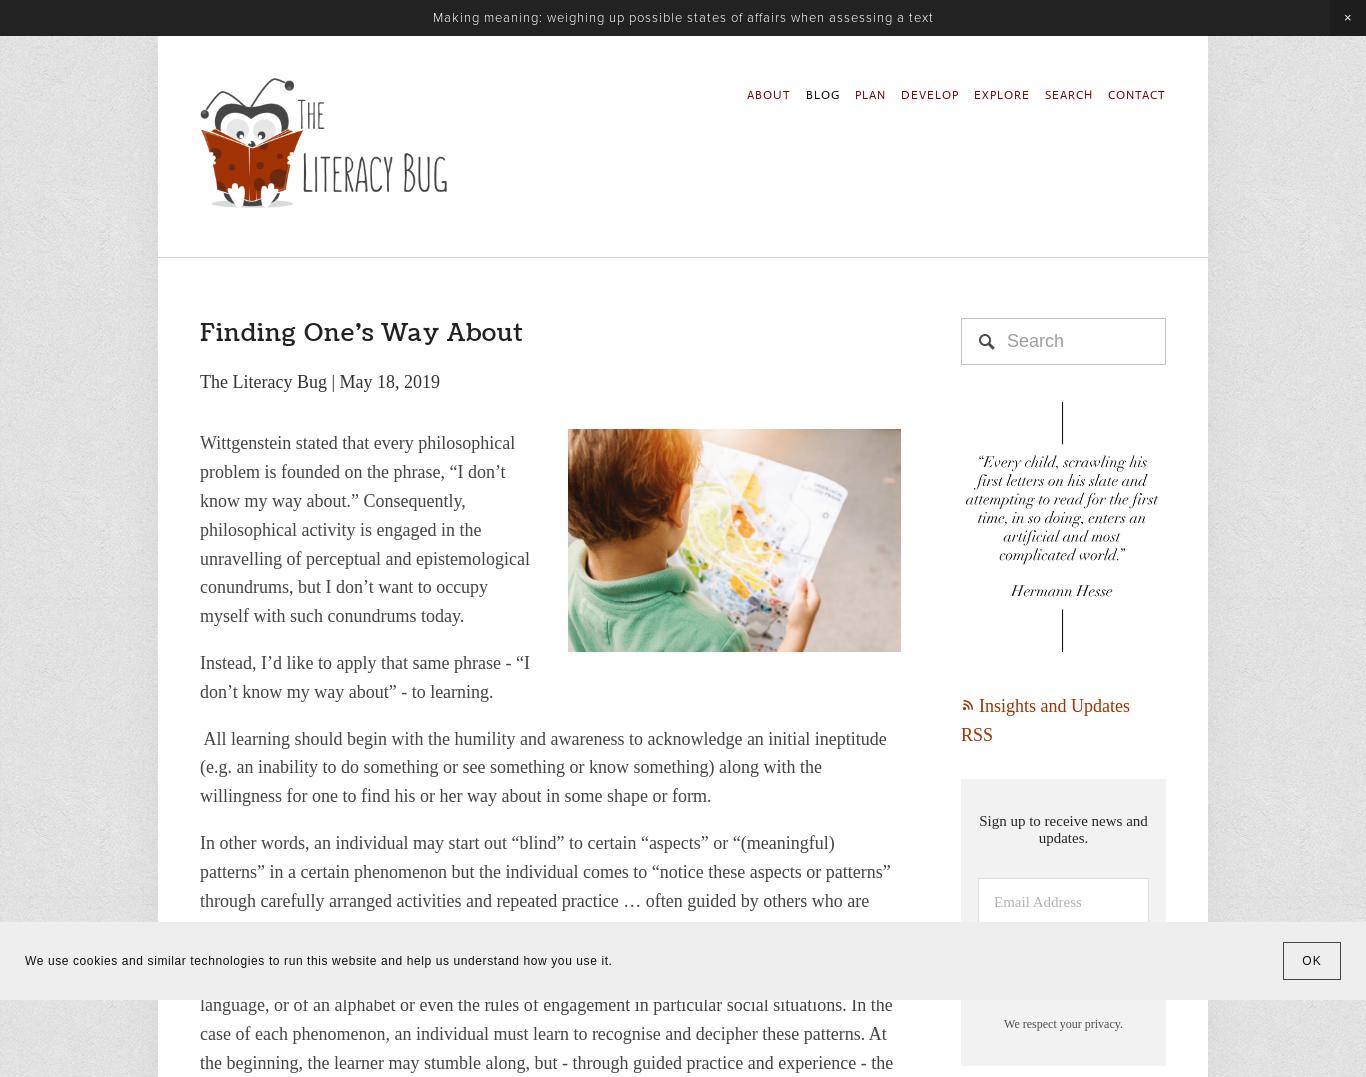 The height and width of the screenshot is (1077, 1366). I want to click on 'Blog', so click(208, 93).